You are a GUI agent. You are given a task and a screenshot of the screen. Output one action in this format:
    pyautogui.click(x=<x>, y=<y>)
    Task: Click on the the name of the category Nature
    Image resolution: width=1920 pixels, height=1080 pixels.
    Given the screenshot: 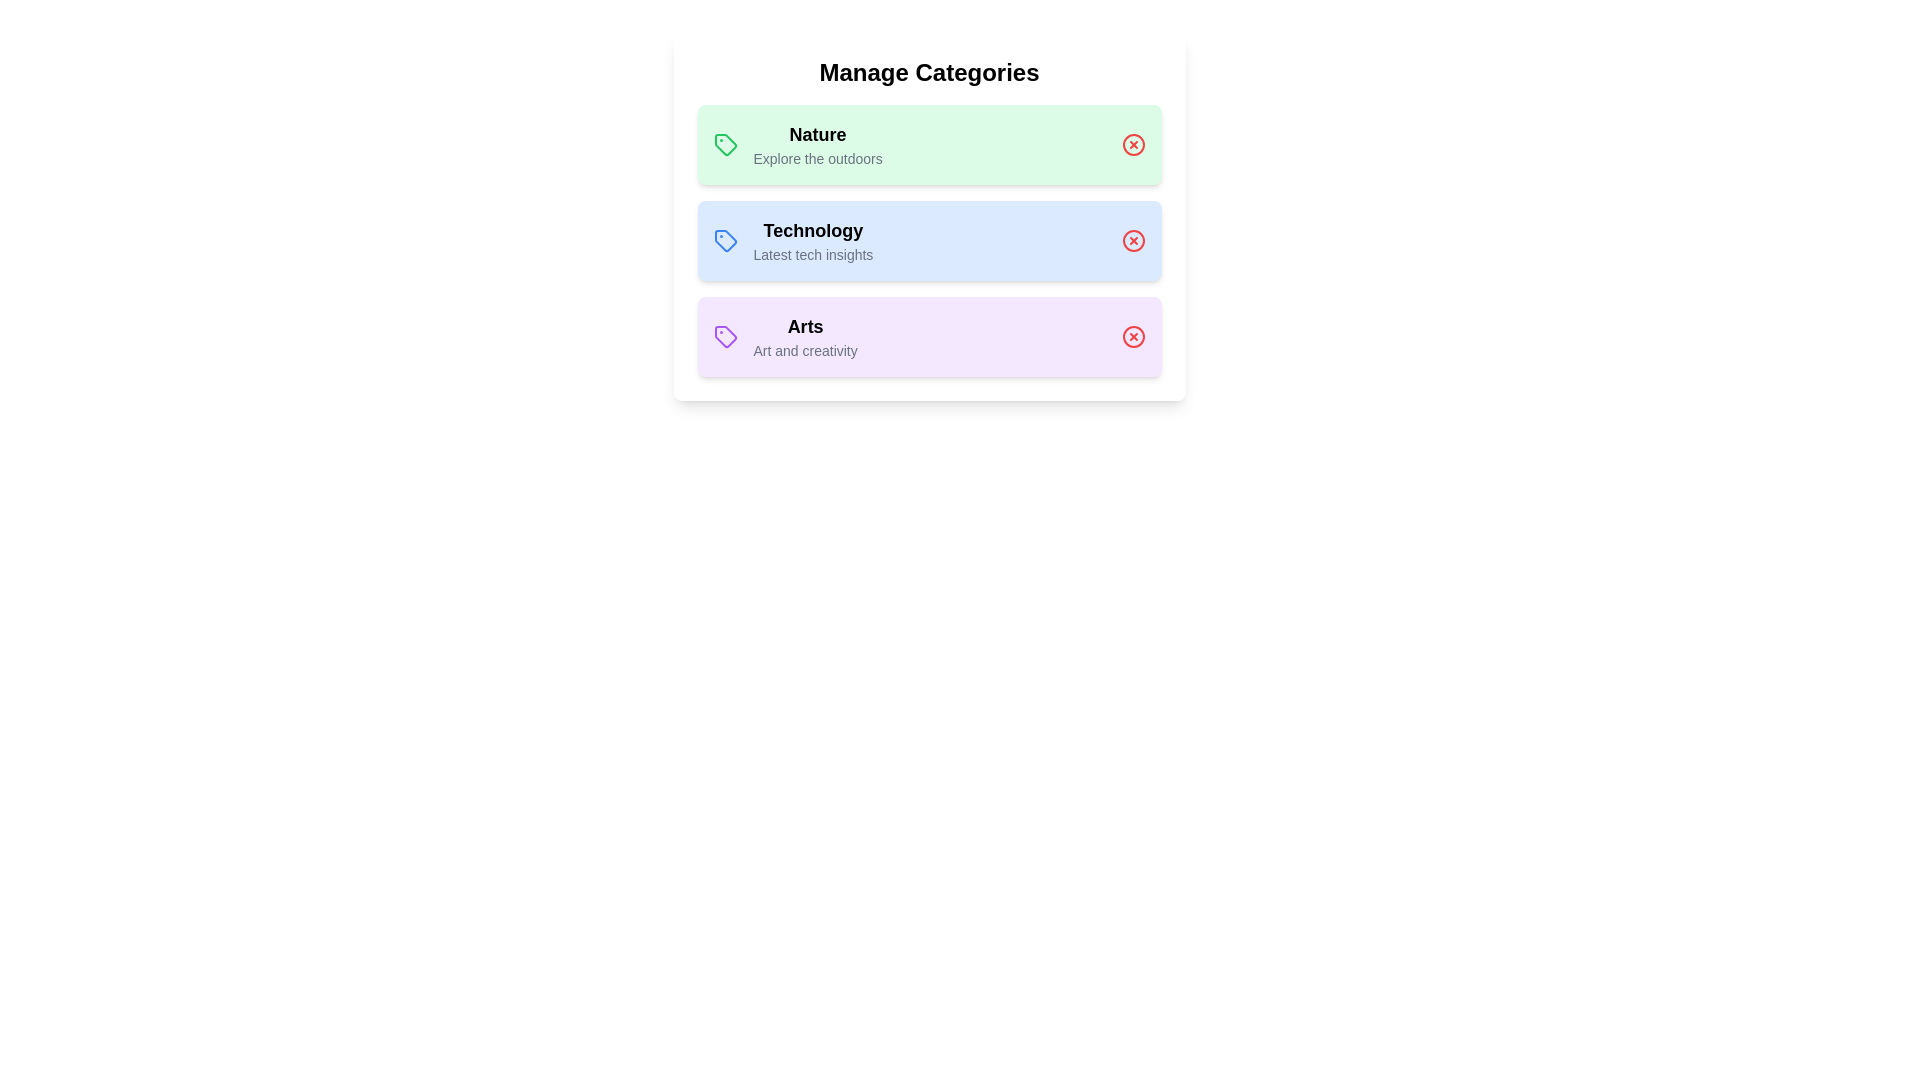 What is the action you would take?
    pyautogui.click(x=818, y=135)
    